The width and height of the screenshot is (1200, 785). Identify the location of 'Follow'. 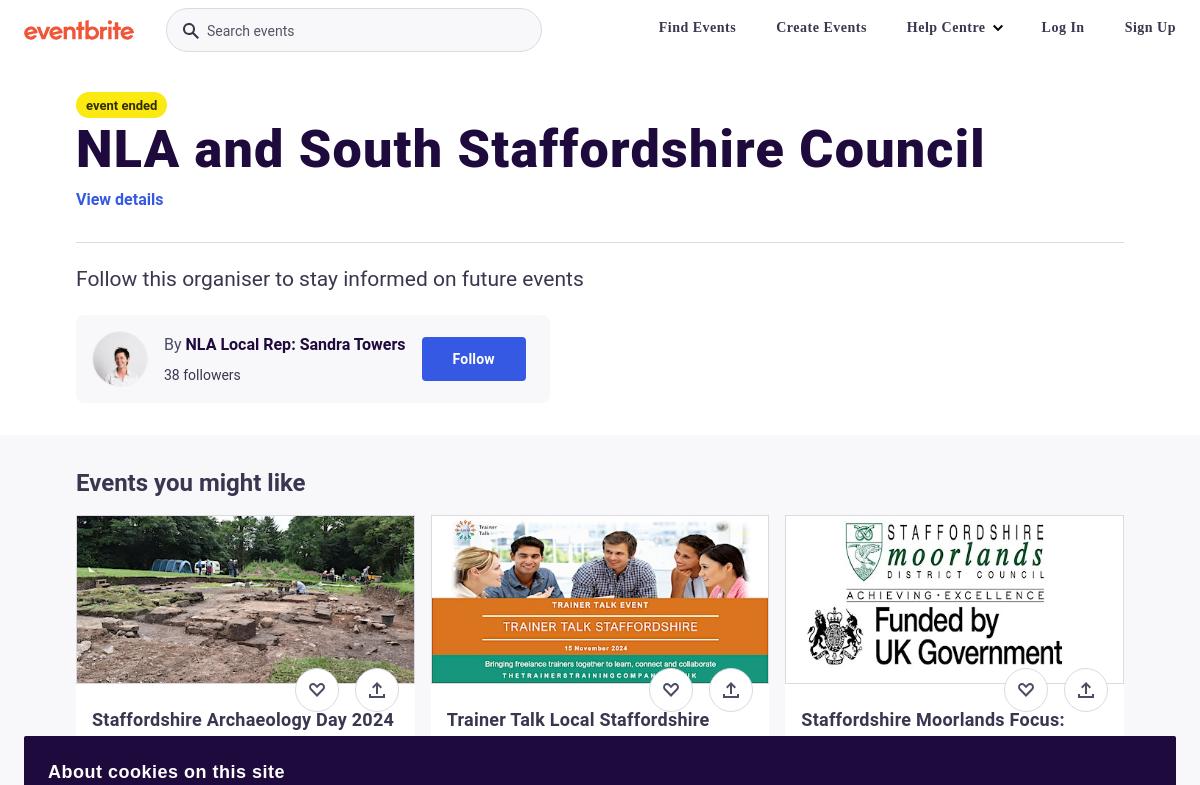
(472, 357).